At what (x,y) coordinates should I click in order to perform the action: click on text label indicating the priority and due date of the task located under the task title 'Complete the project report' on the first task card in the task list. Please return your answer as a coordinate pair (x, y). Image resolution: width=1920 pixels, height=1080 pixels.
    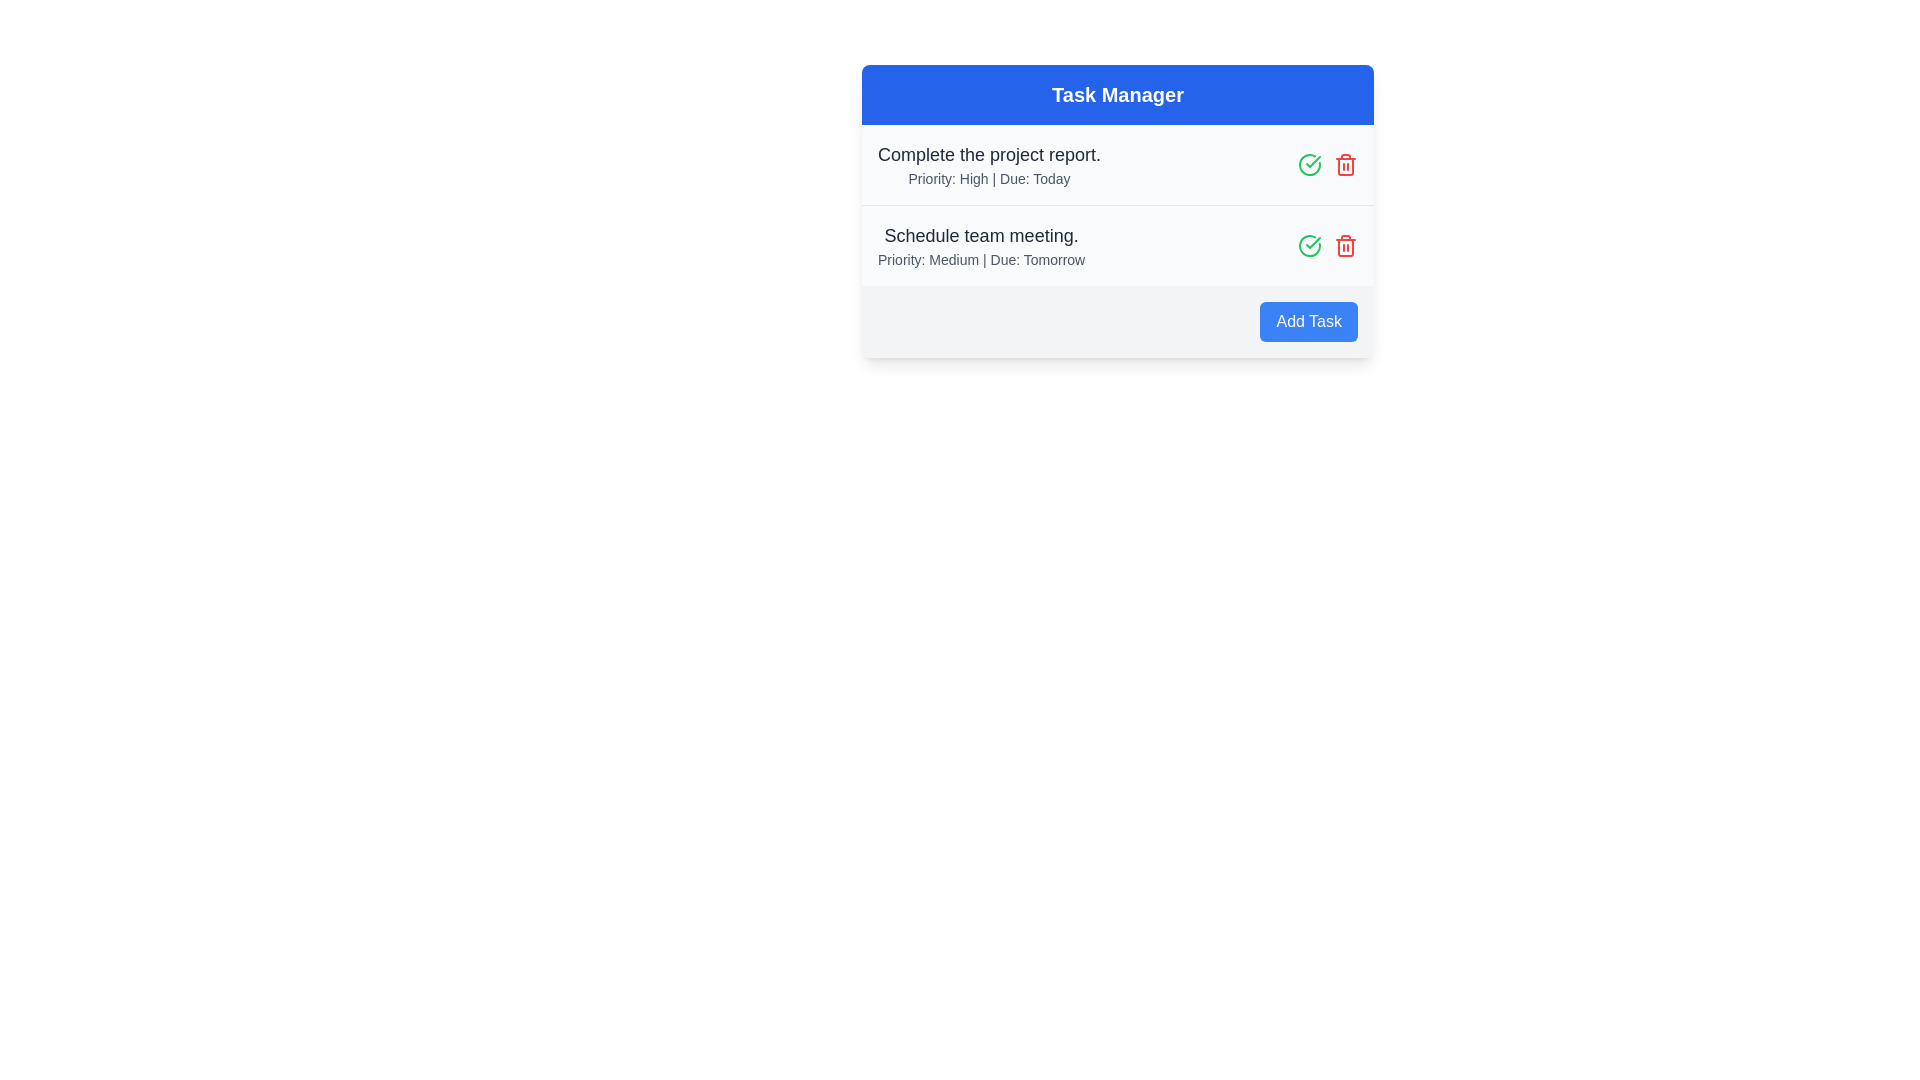
    Looking at the image, I should click on (989, 177).